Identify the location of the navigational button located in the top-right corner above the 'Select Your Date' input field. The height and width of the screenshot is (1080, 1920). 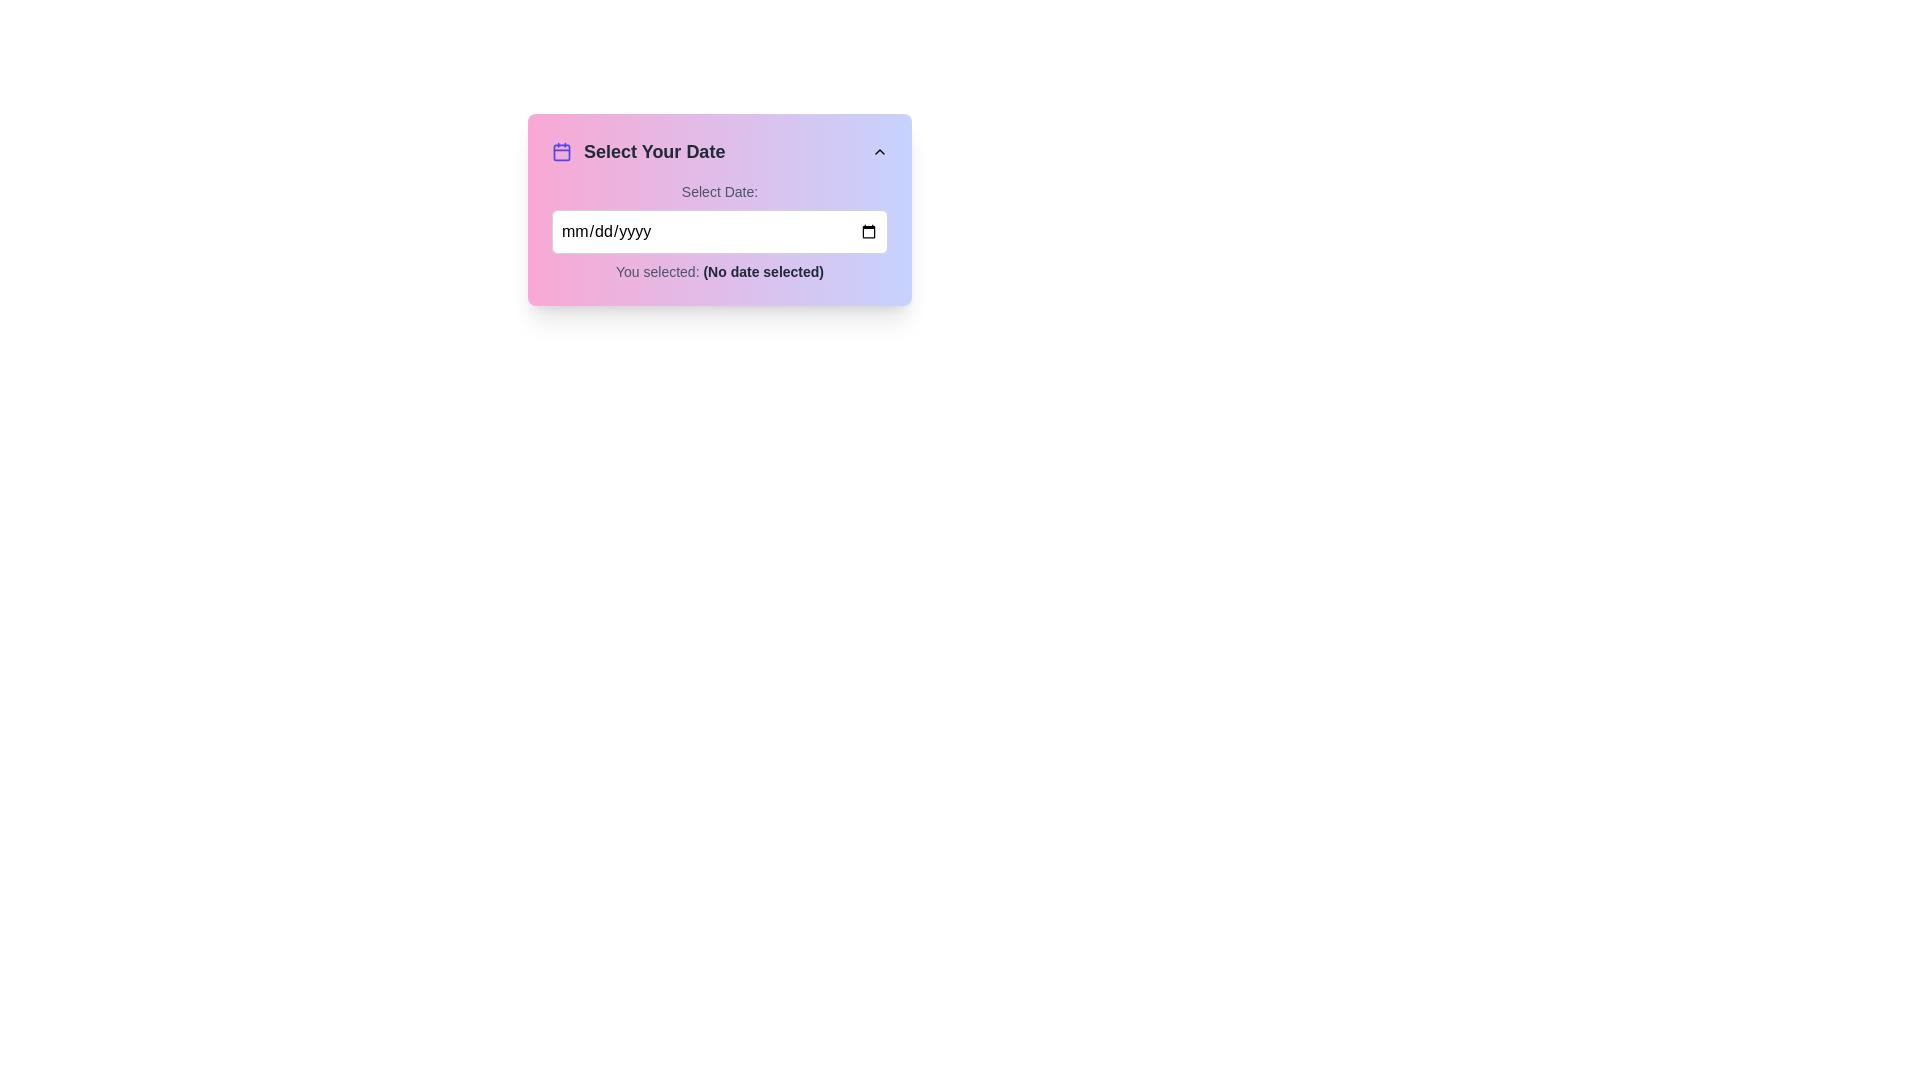
(879, 150).